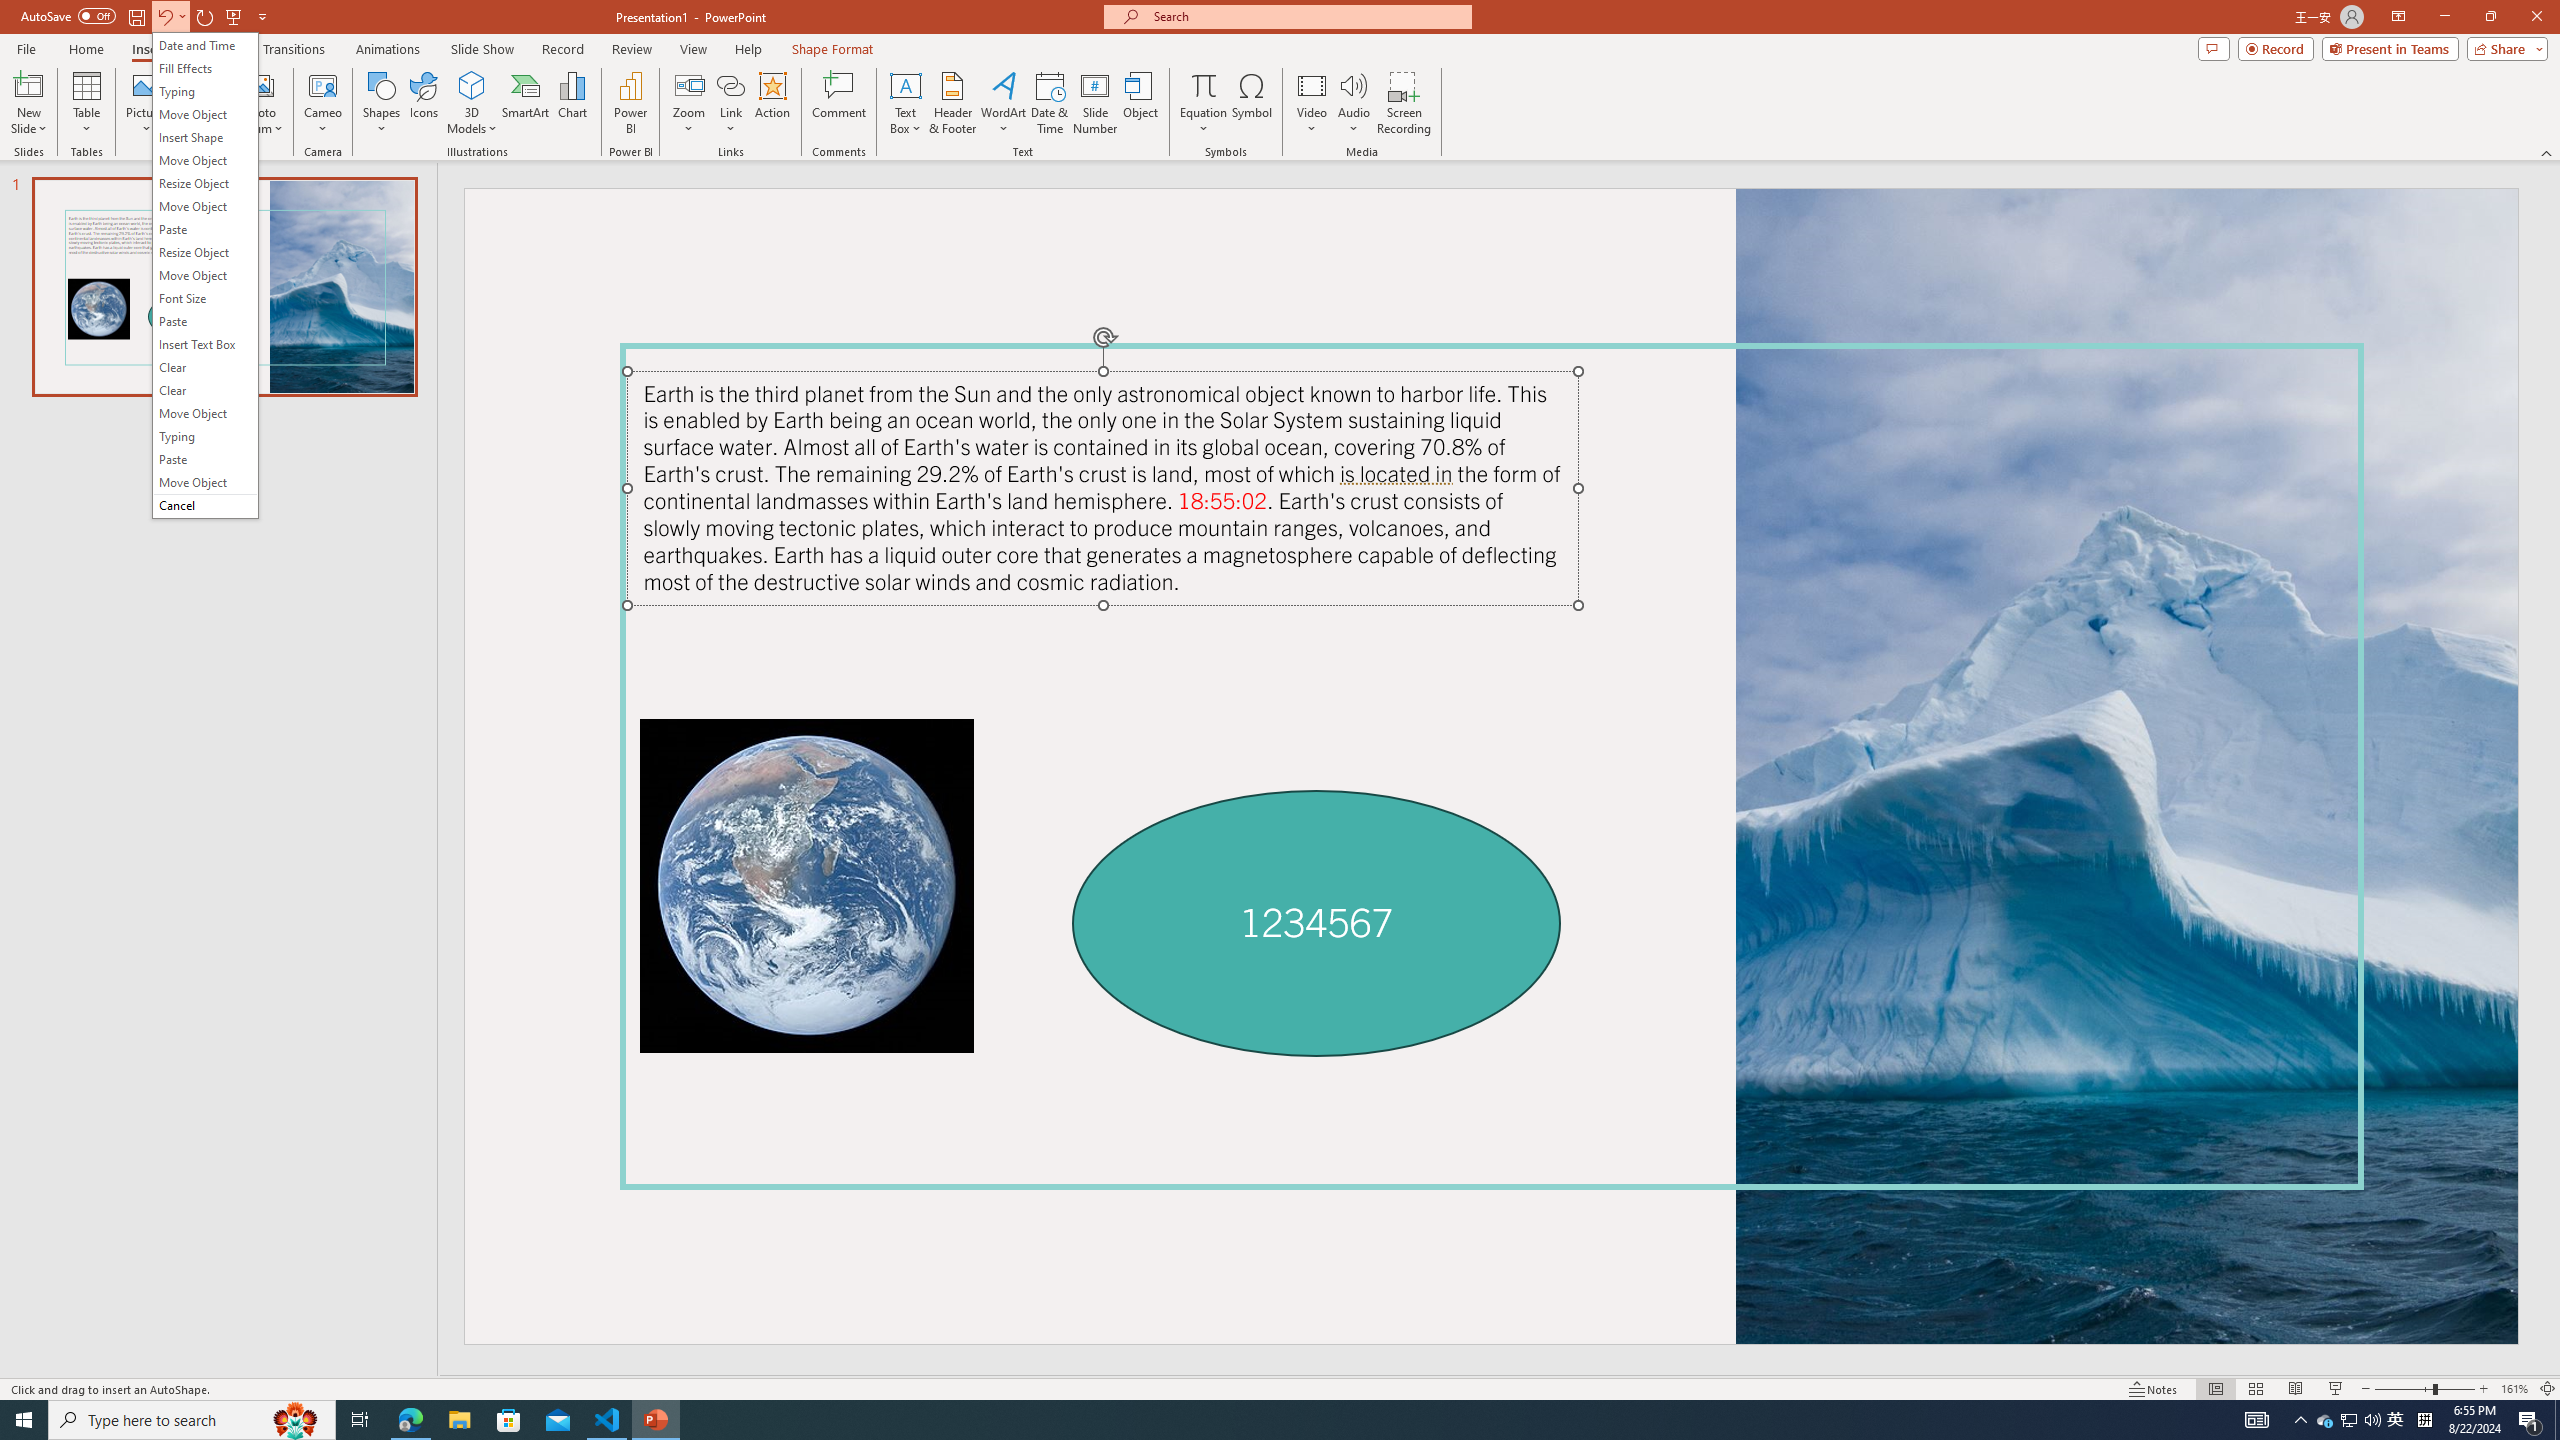 The width and height of the screenshot is (2560, 1440). I want to click on 'Zoom Out', so click(2402, 1389).